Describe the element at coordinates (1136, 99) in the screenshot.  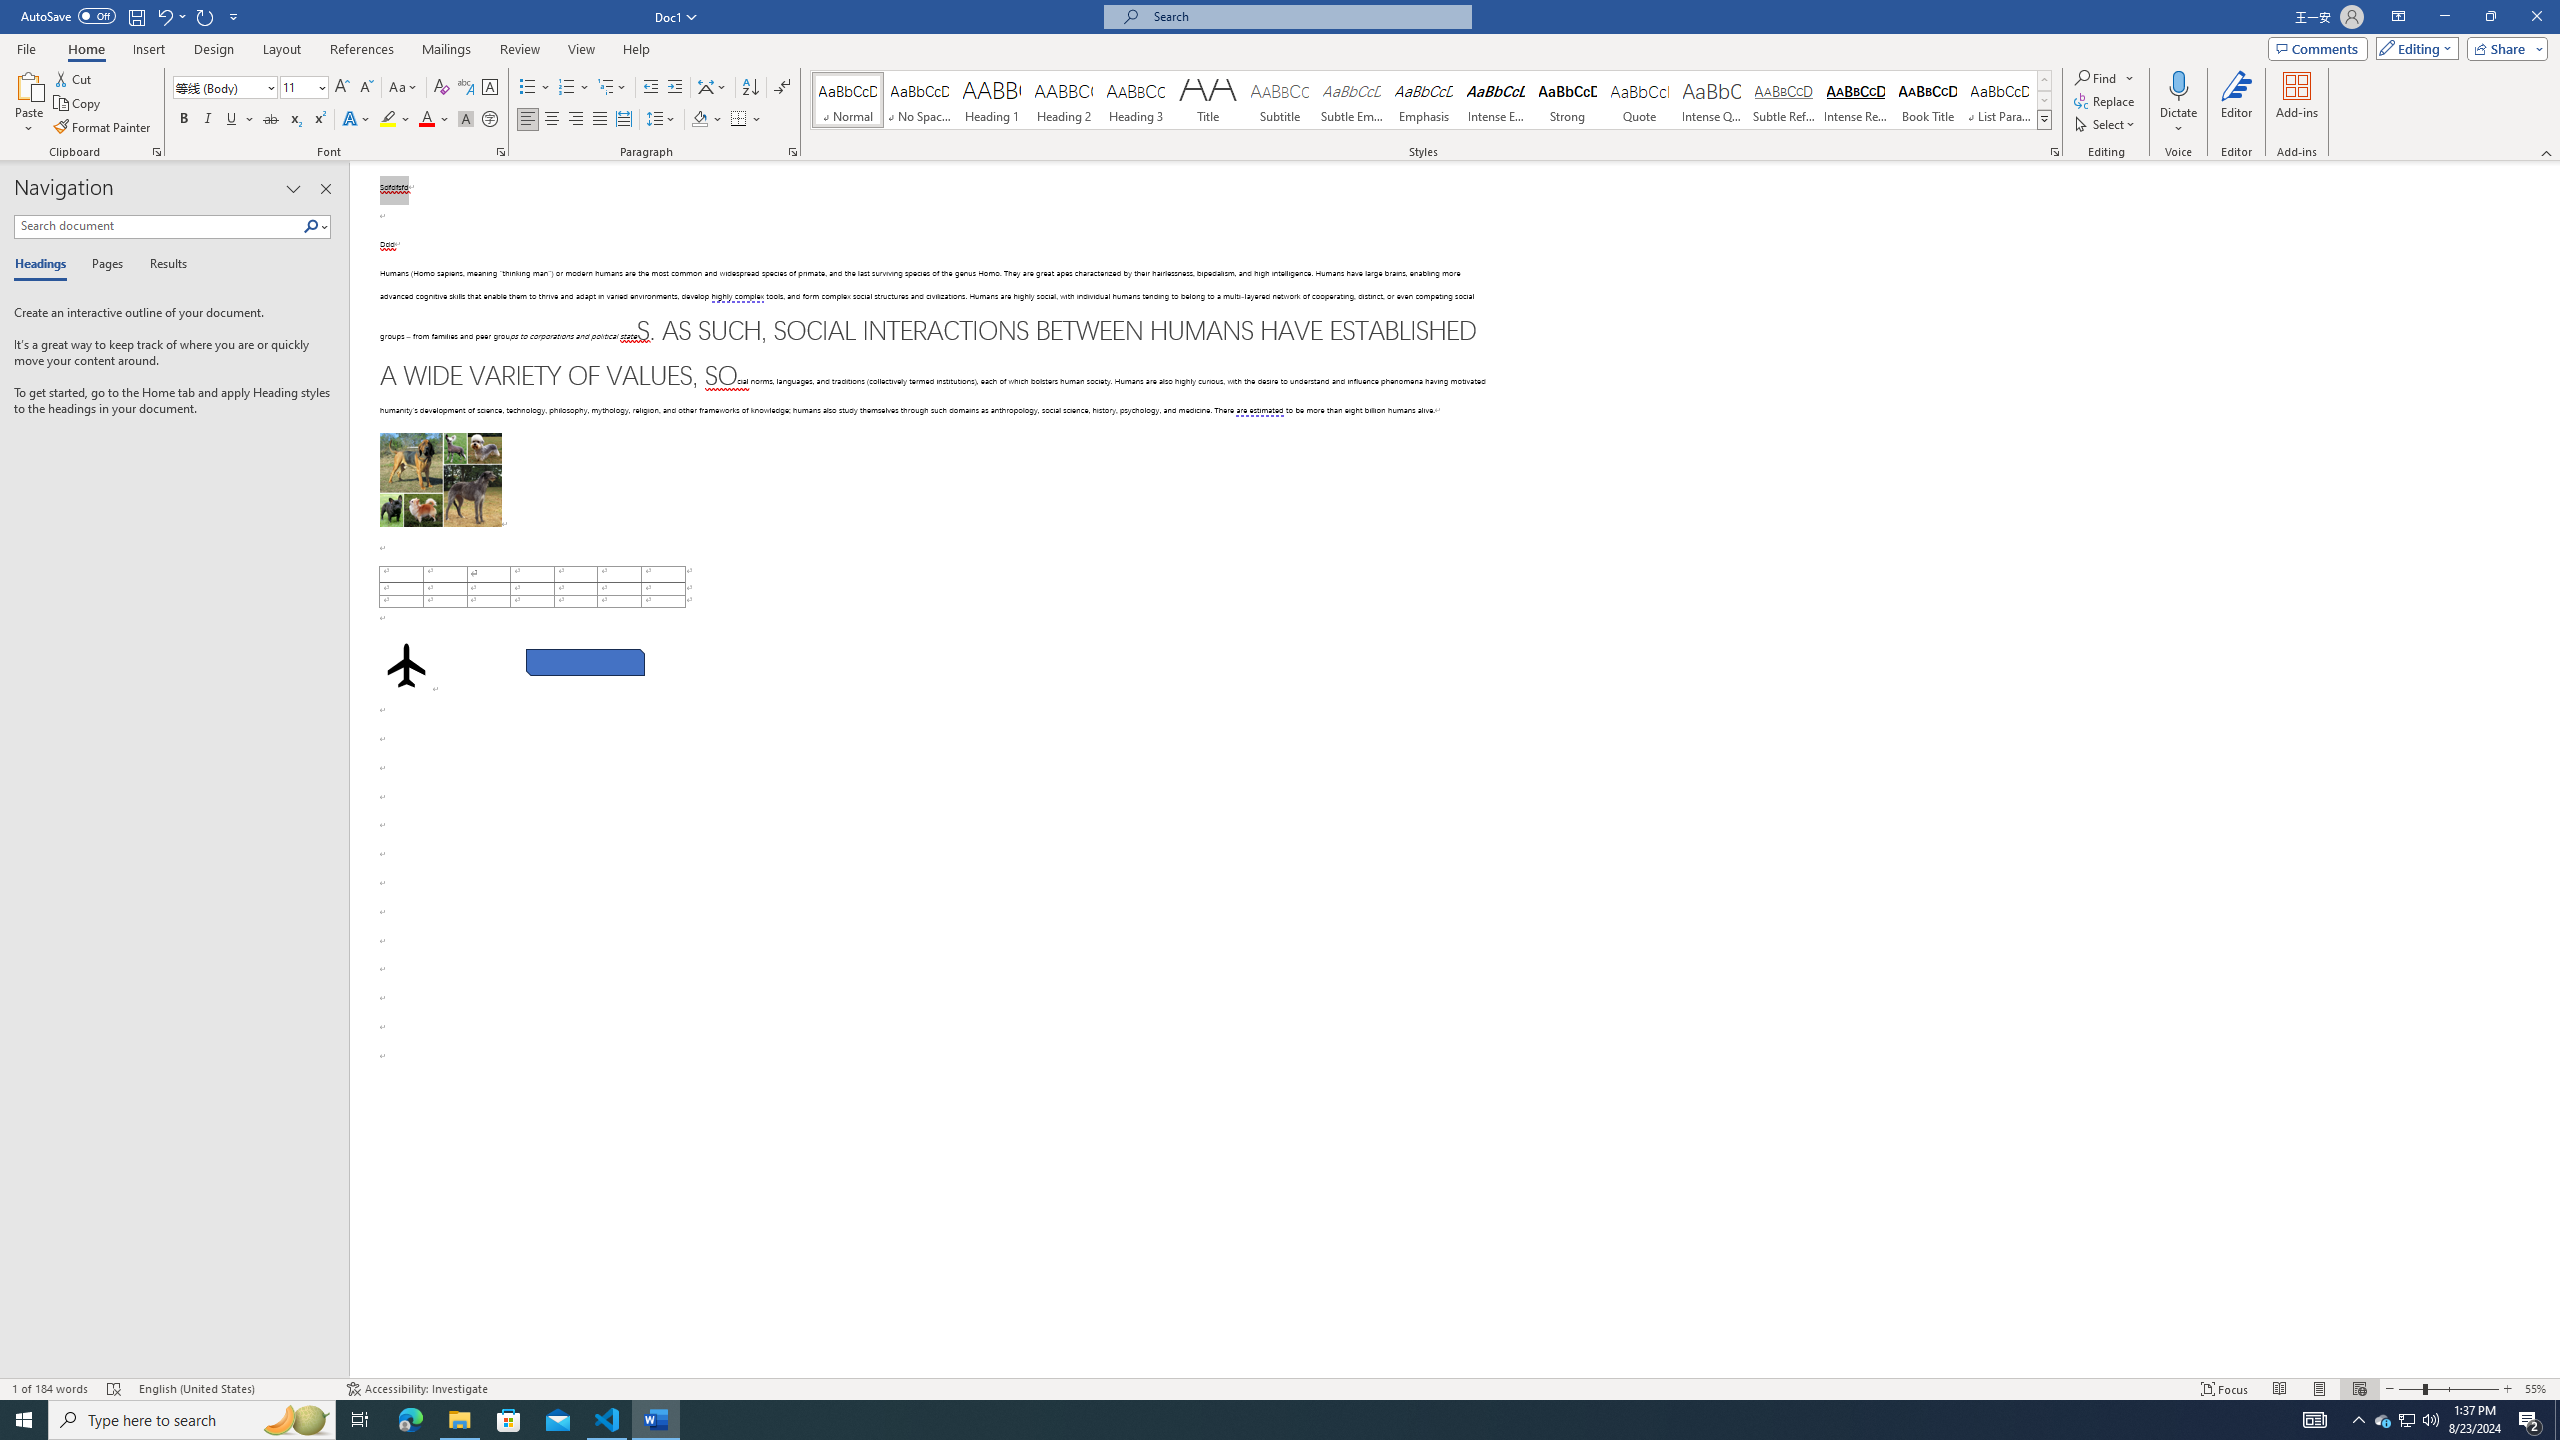
I see `'Heading 3'` at that location.